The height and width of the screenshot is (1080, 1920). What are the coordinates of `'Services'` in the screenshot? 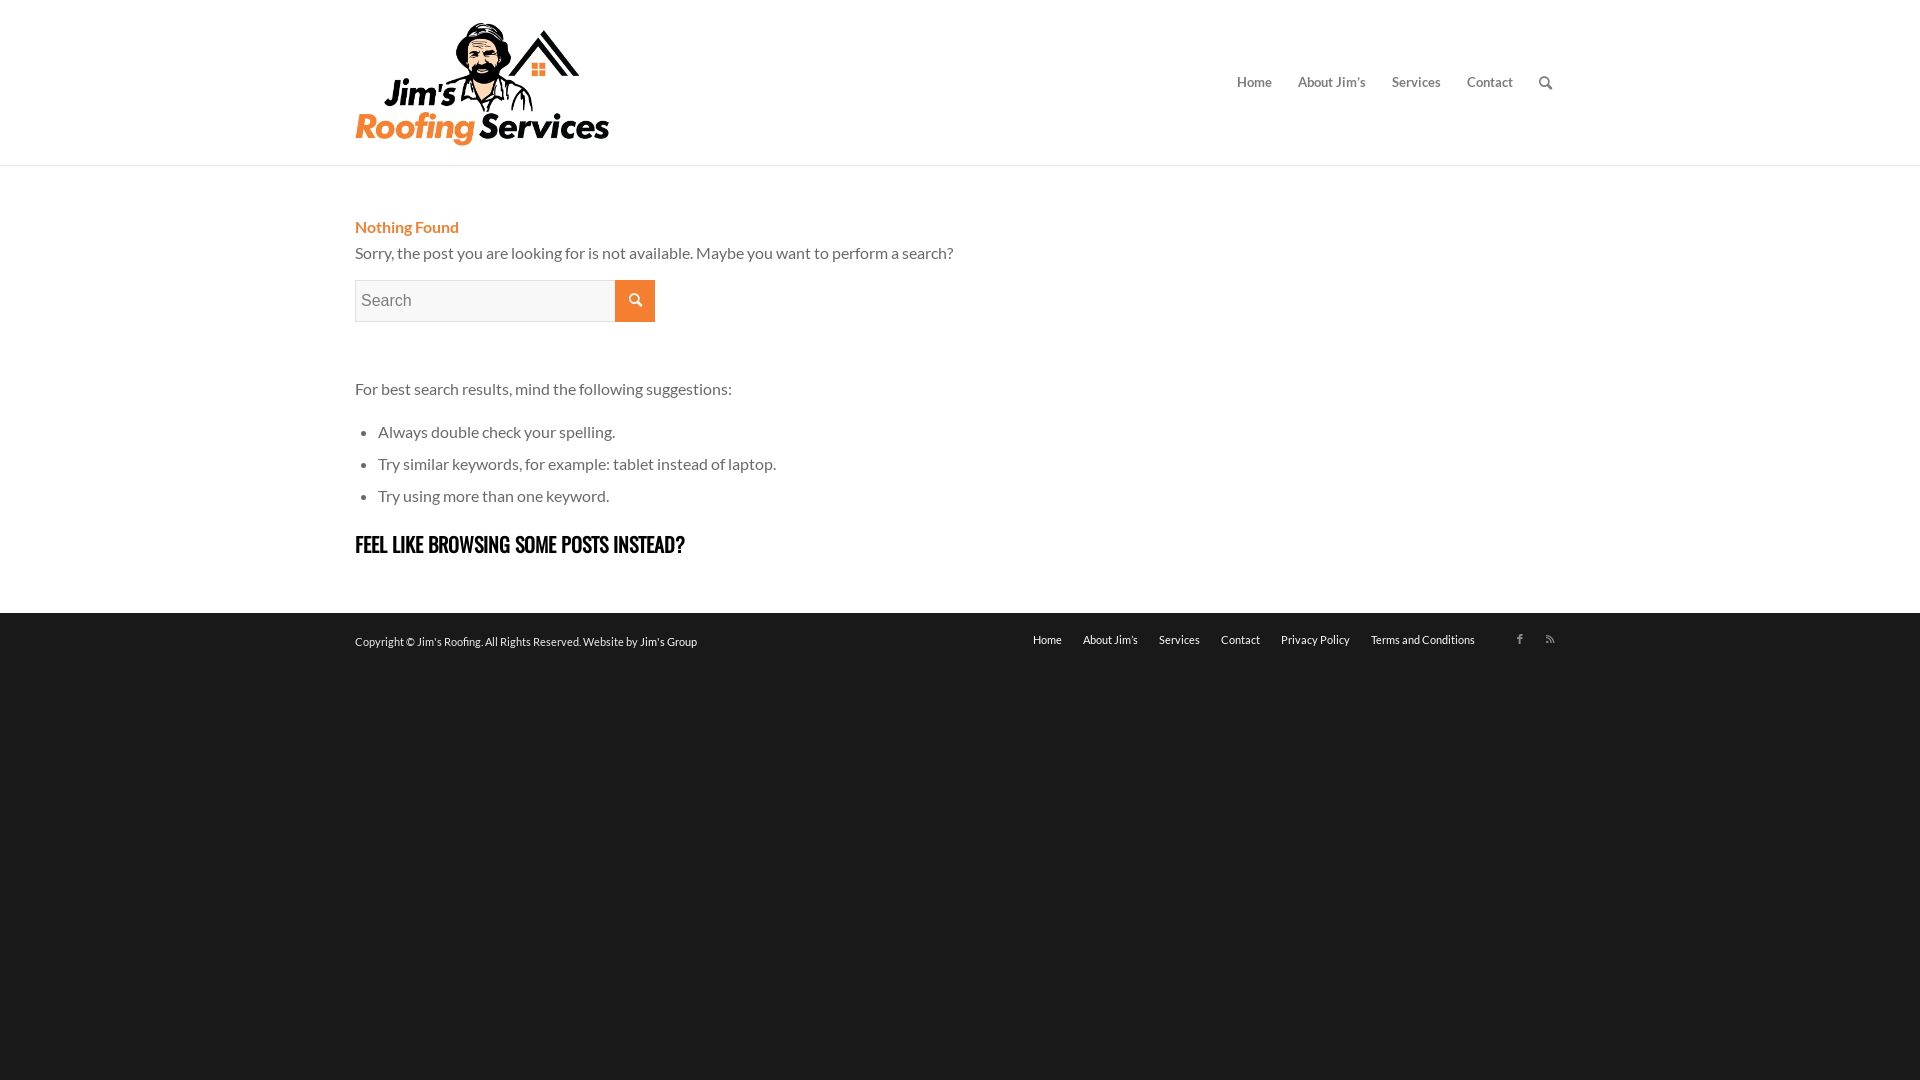 It's located at (1179, 639).